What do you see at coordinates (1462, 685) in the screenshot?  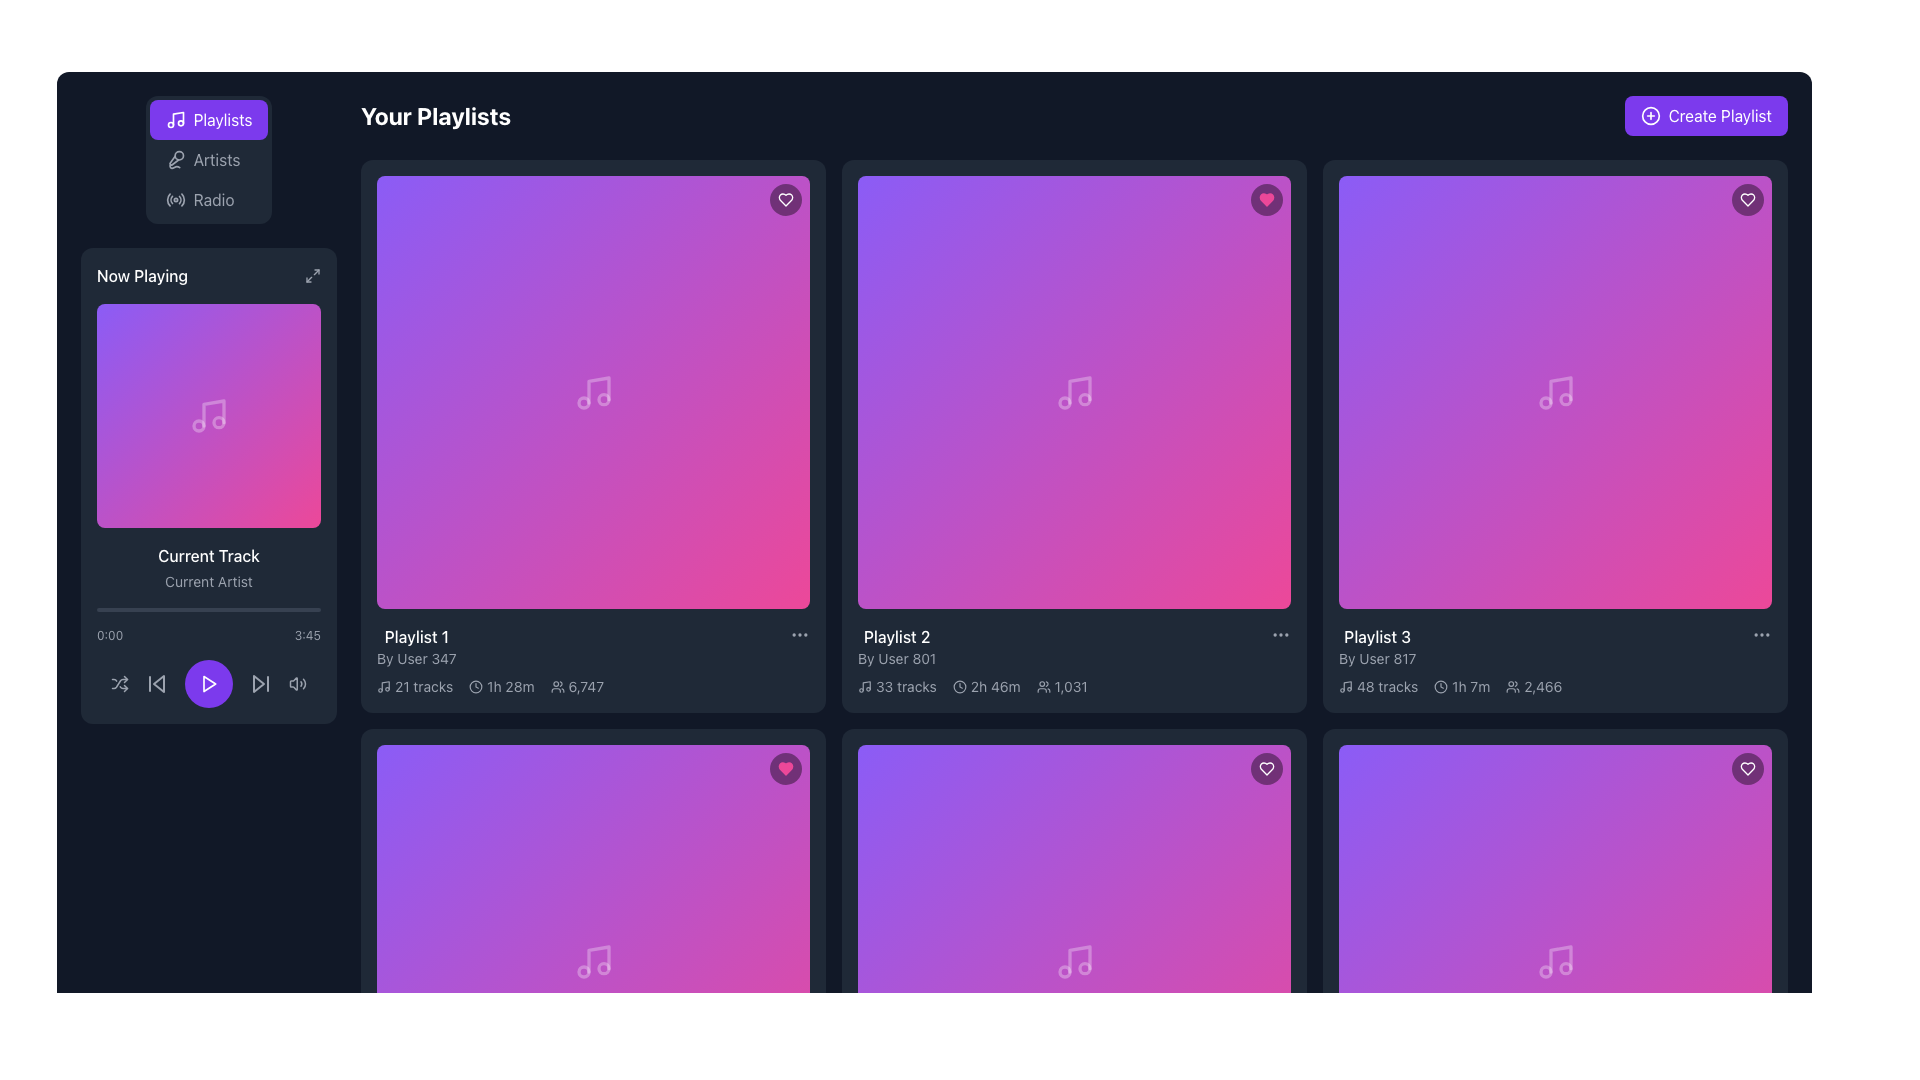 I see `time display text '1h 7m' from the compact time-display UI component, which consists of a gray clock icon followed by the text, positioned in the middle-right cell of the grid layout under 'Playlist 3'` at bounding box center [1462, 685].